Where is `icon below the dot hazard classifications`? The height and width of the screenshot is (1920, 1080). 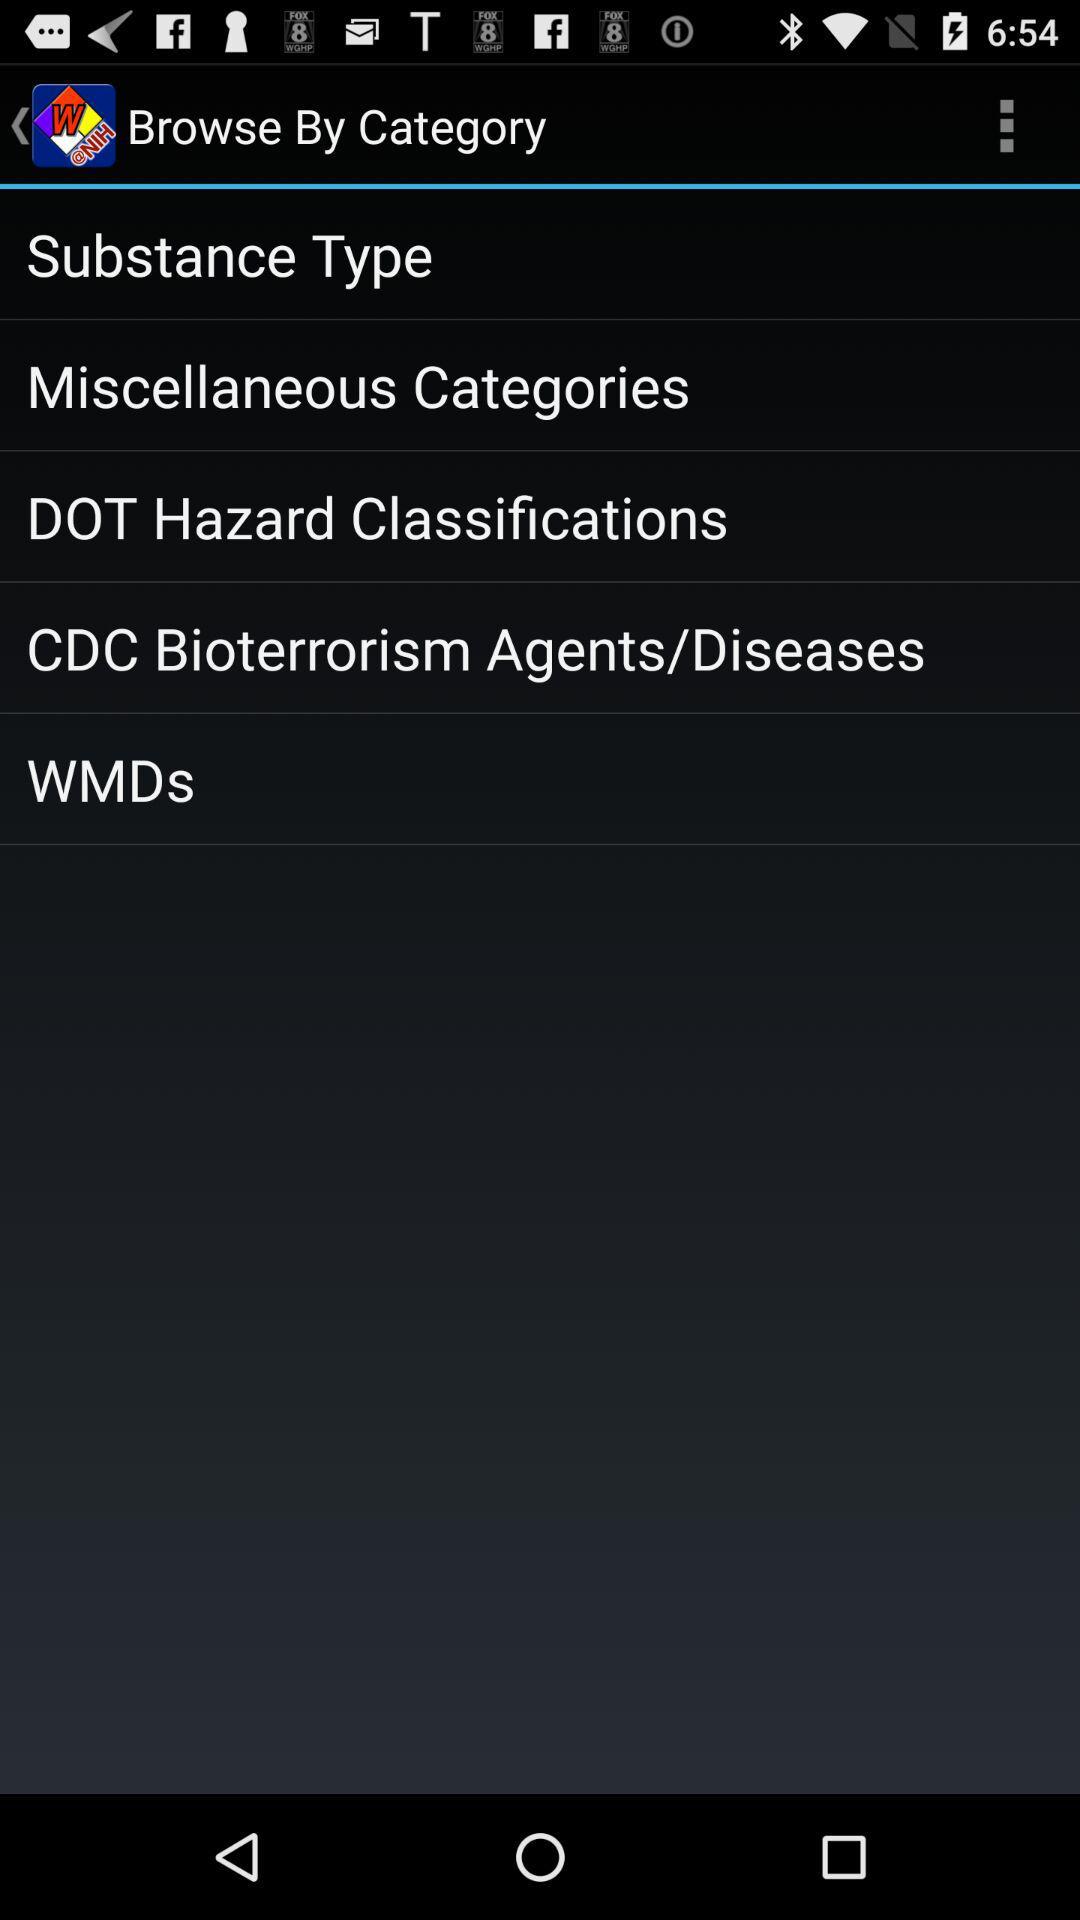
icon below the dot hazard classifications is located at coordinates (540, 647).